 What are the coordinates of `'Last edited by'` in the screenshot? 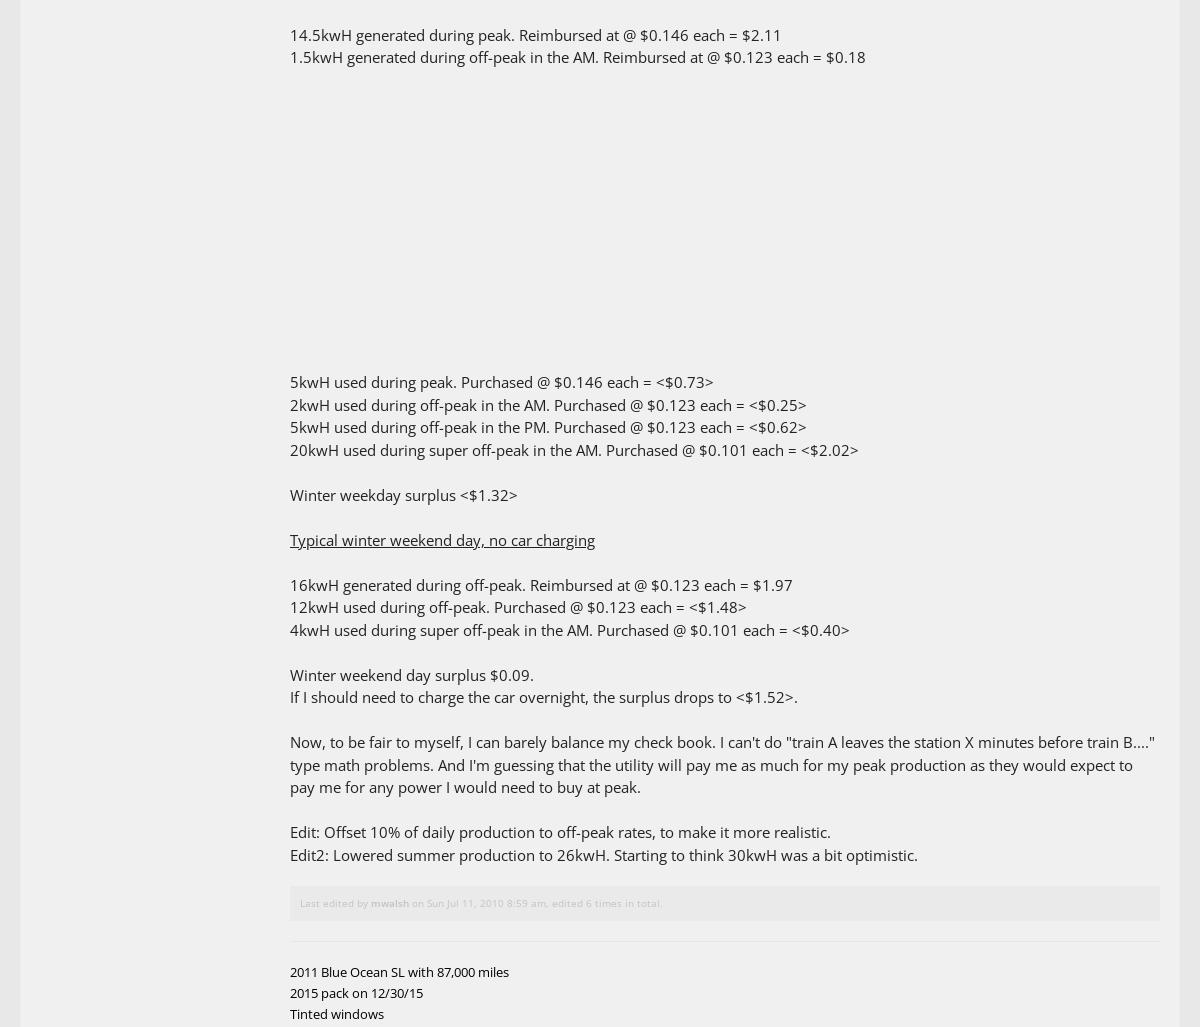 It's located at (300, 902).